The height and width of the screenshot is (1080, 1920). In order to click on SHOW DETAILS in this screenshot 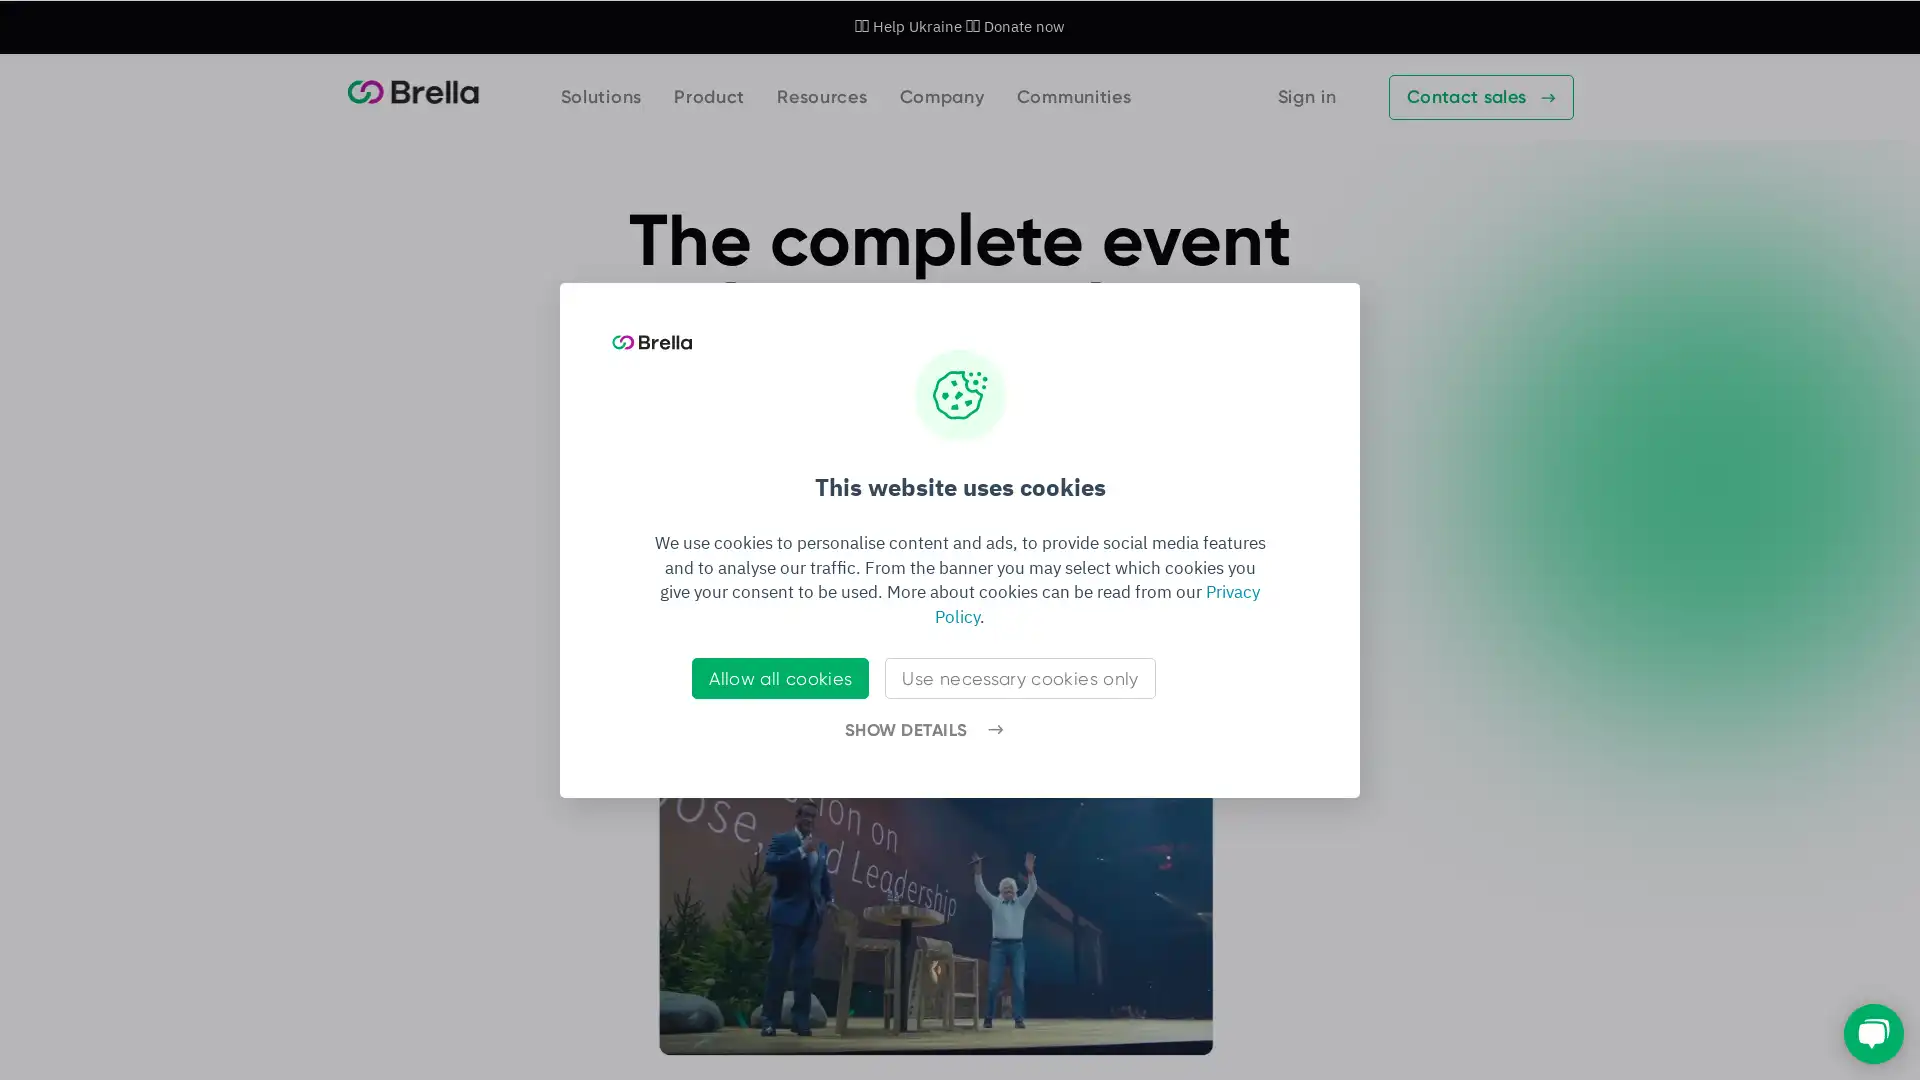, I will do `click(922, 730)`.